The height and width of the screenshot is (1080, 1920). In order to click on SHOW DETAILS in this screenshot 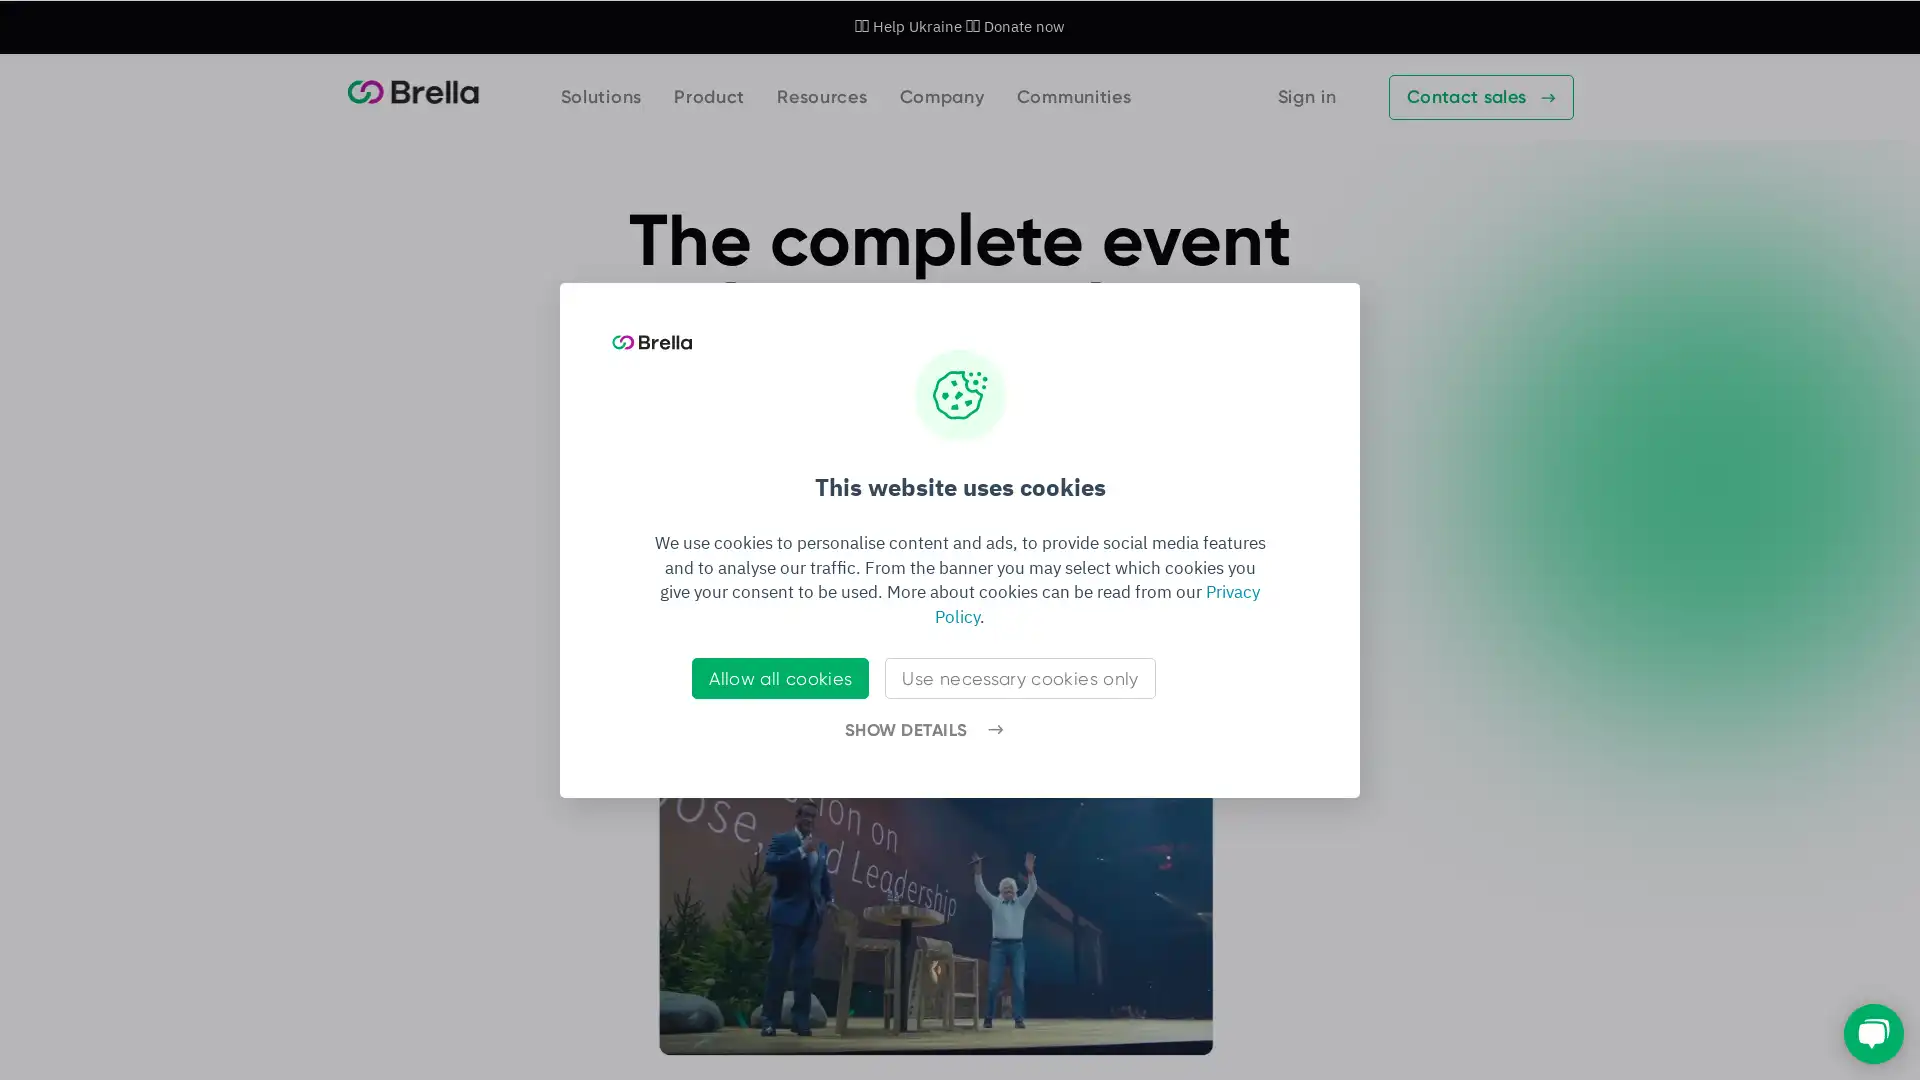, I will do `click(922, 730)`.